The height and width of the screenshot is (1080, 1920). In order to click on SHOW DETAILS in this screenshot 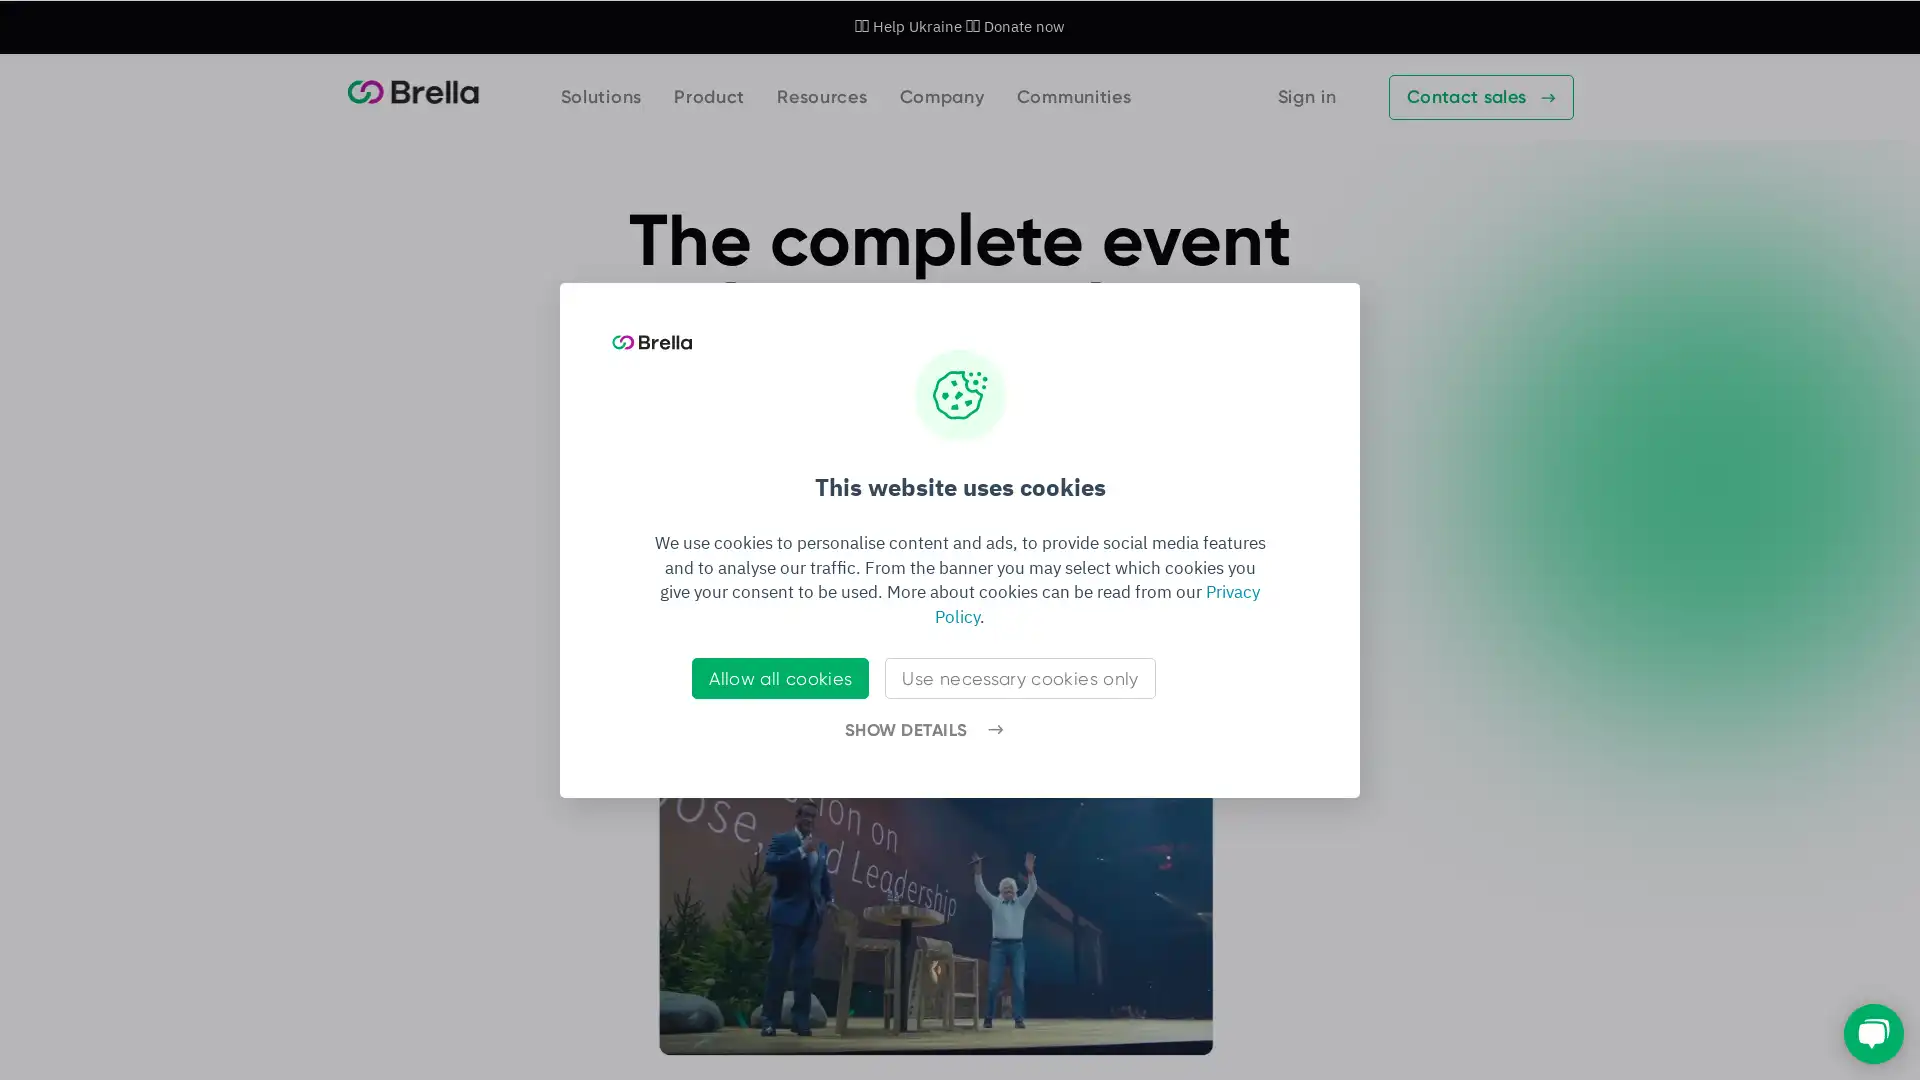, I will do `click(922, 730)`.